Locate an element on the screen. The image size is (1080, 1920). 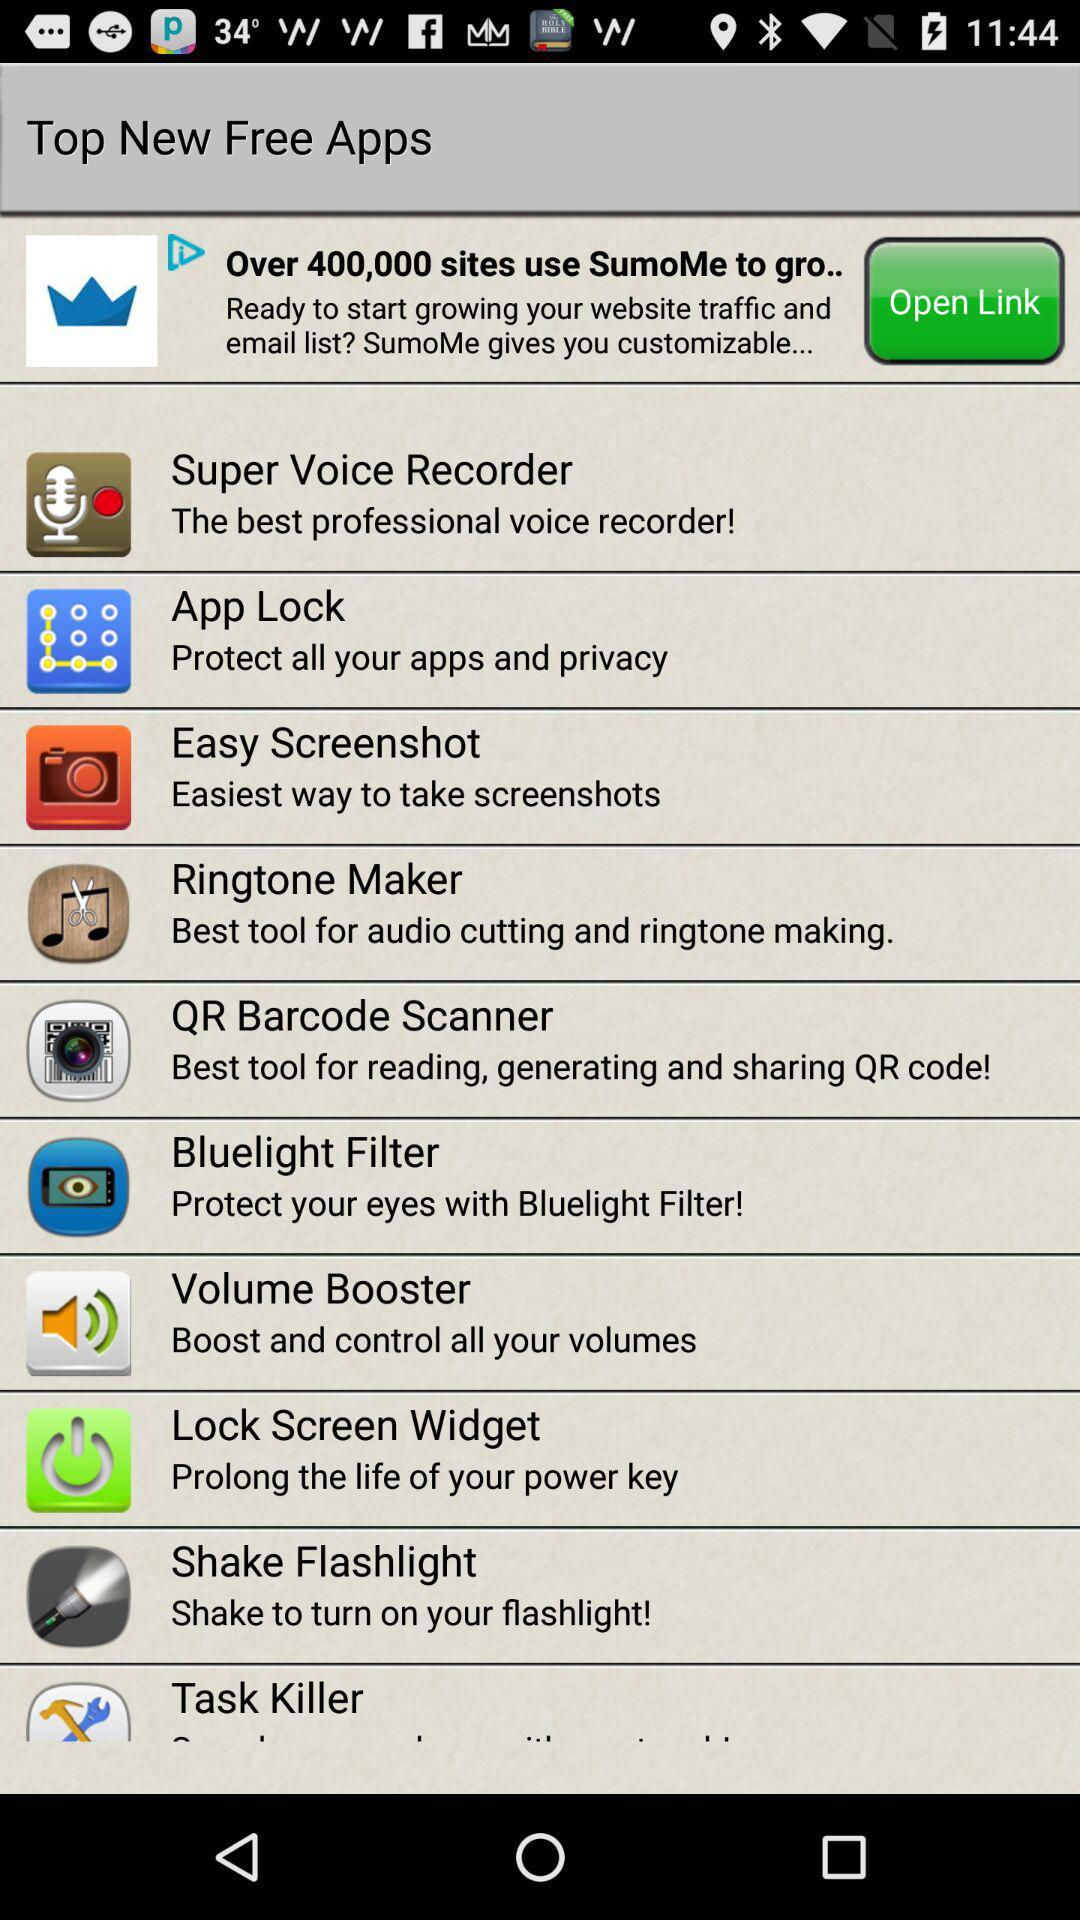
the item above speed up your is located at coordinates (624, 1695).